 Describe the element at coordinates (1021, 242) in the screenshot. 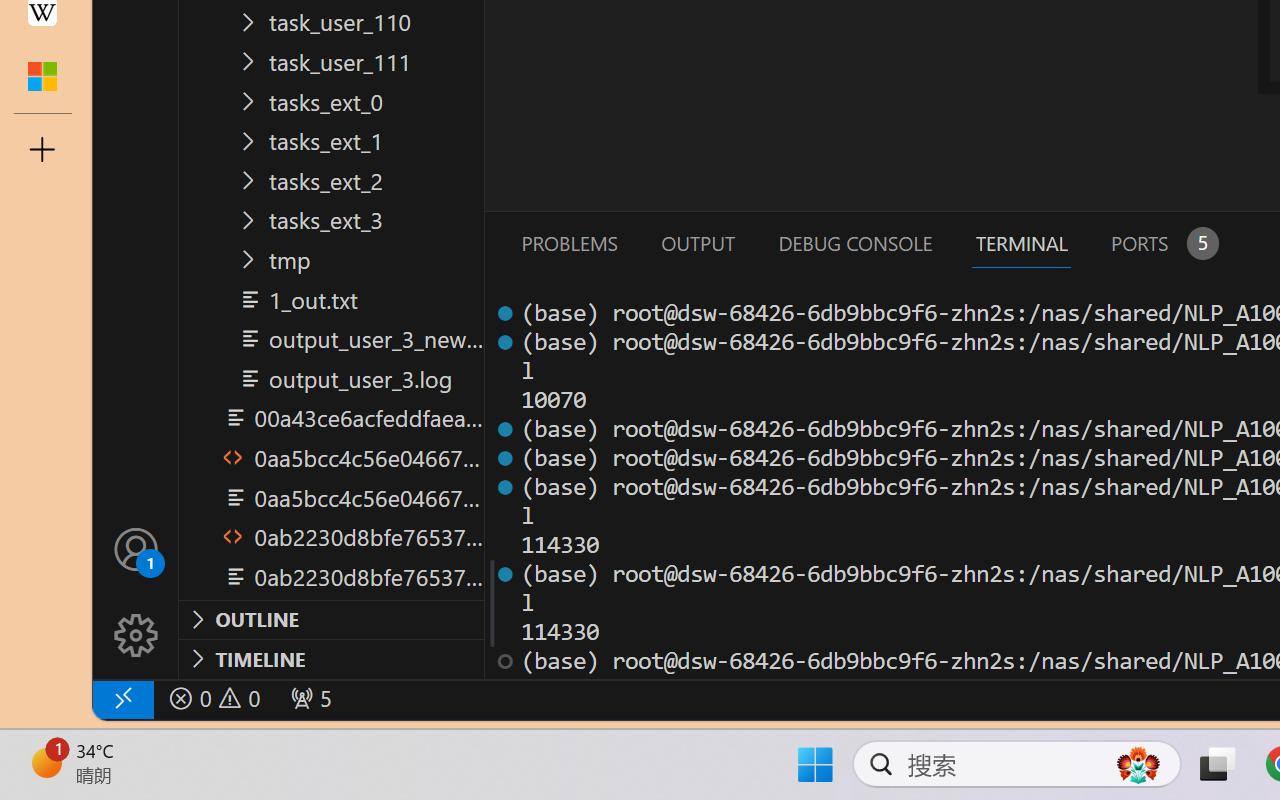

I see `'Terminal (Ctrl+`)'` at that location.